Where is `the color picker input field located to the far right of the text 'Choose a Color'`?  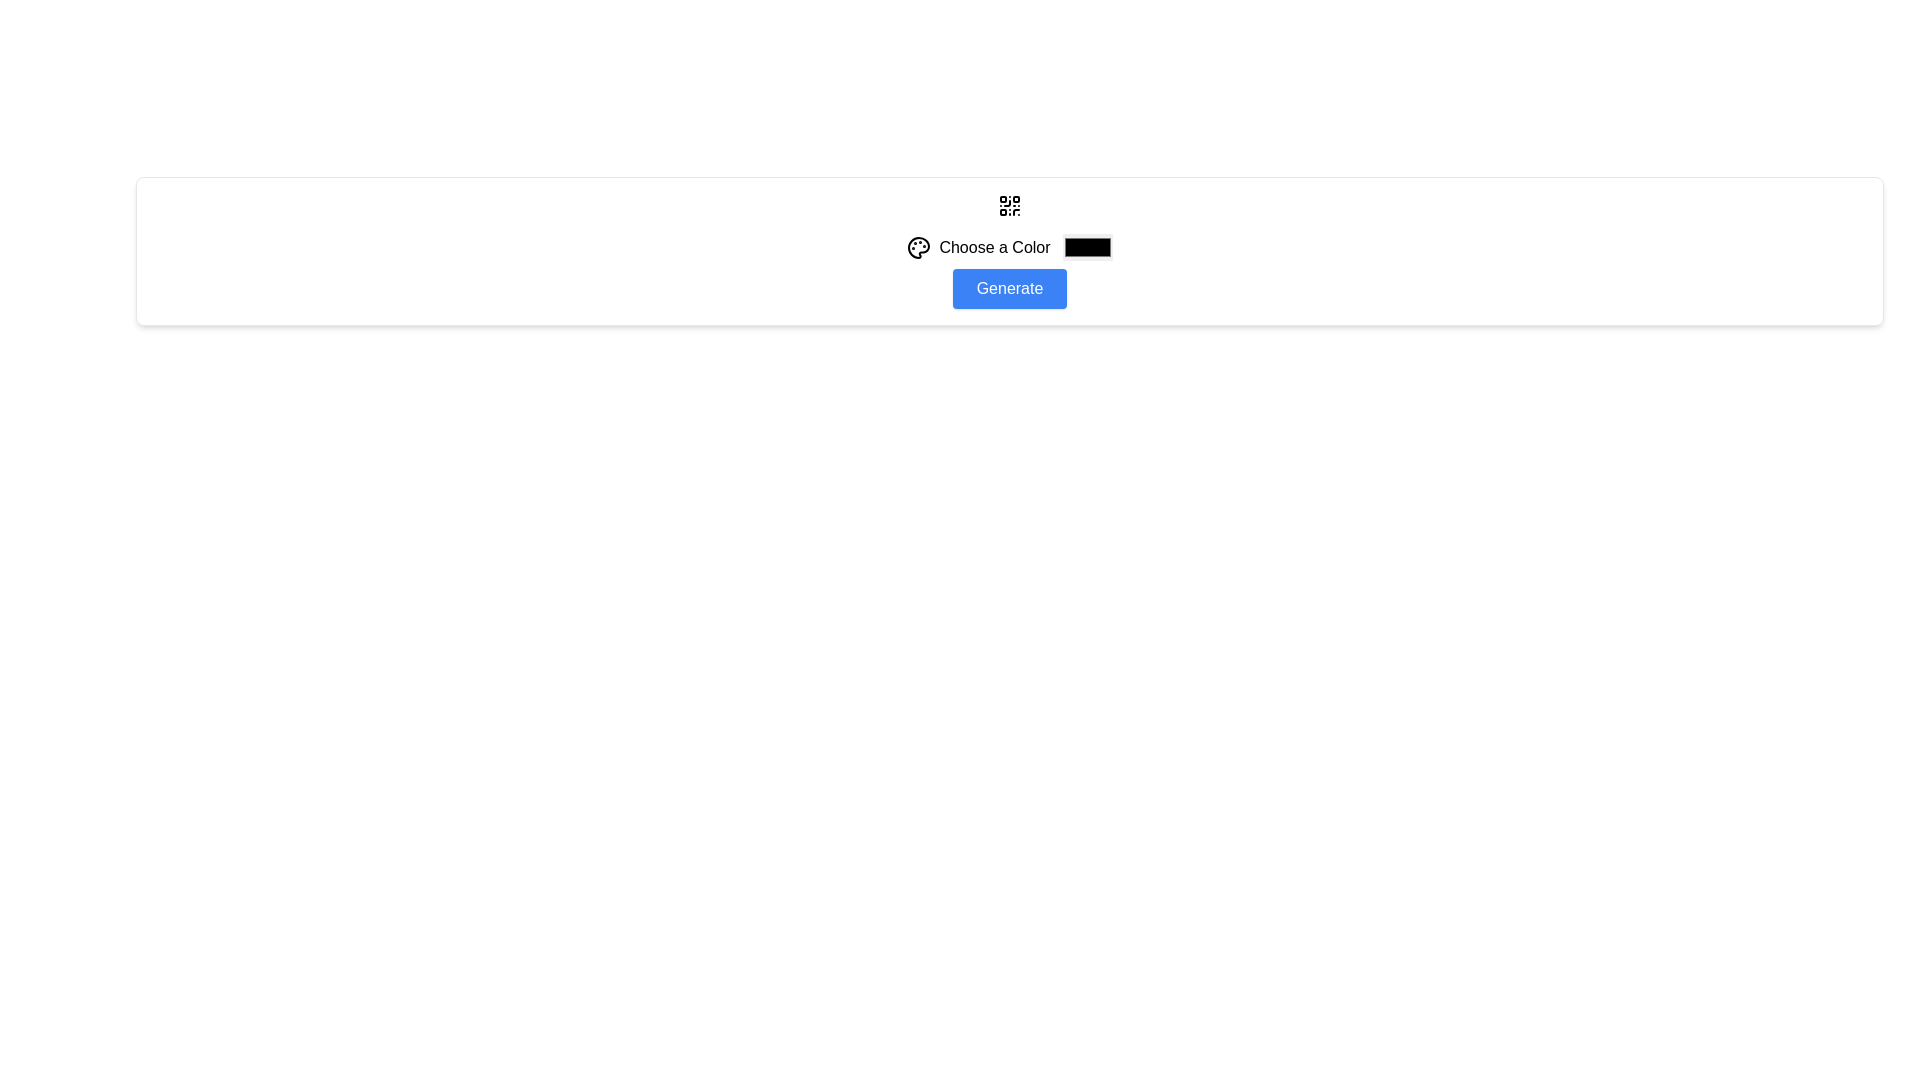 the color picker input field located to the far right of the text 'Choose a Color' is located at coordinates (1086, 246).